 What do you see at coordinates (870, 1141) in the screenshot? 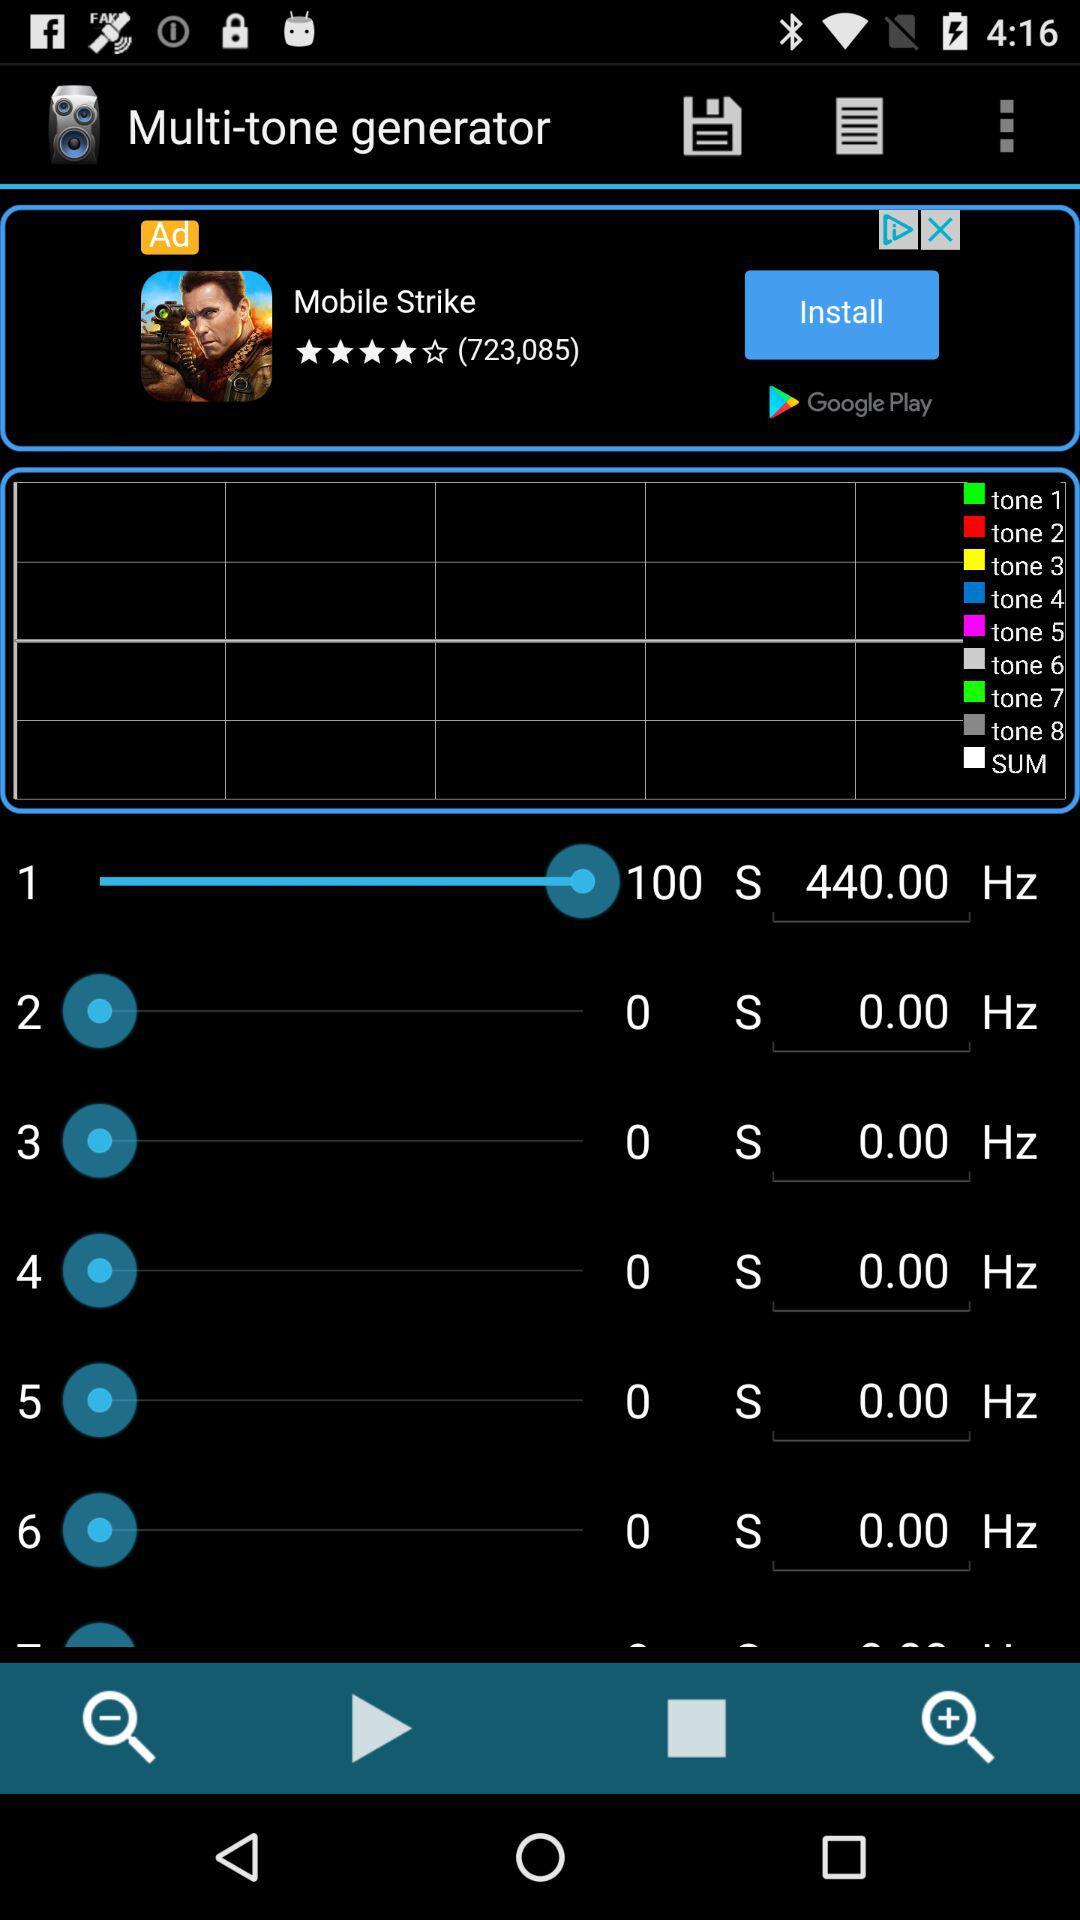
I see `second 000 shown below 44000` at bounding box center [870, 1141].